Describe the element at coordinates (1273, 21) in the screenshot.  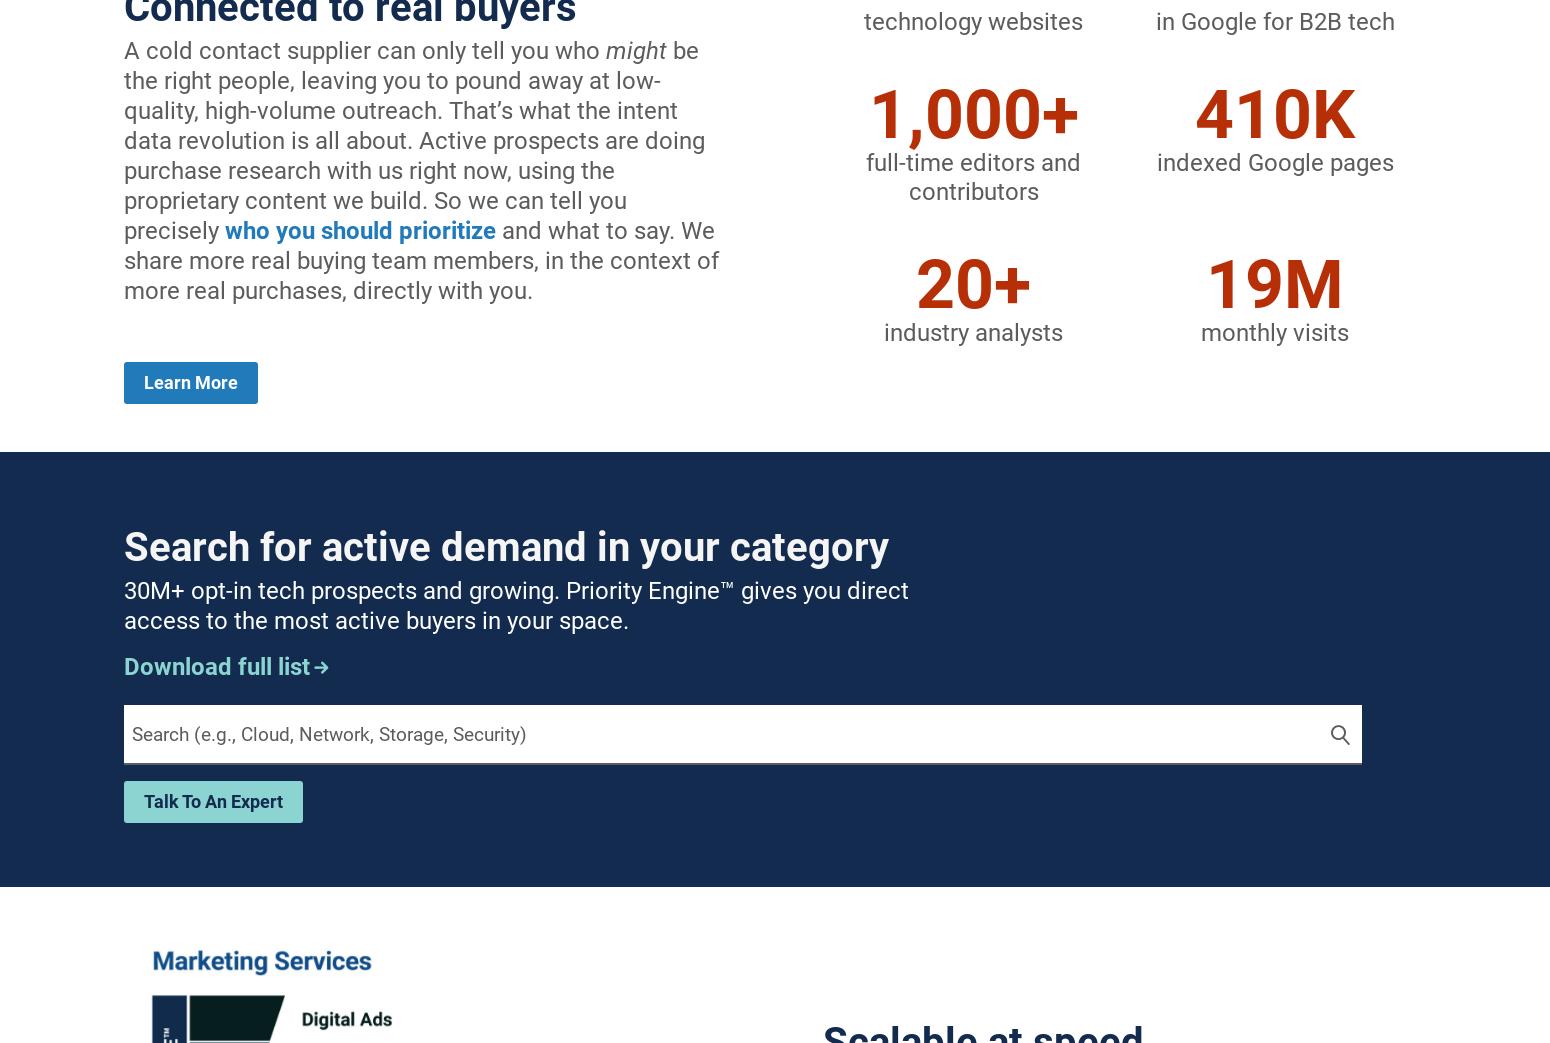
I see `'in Google for B2B tech'` at that location.